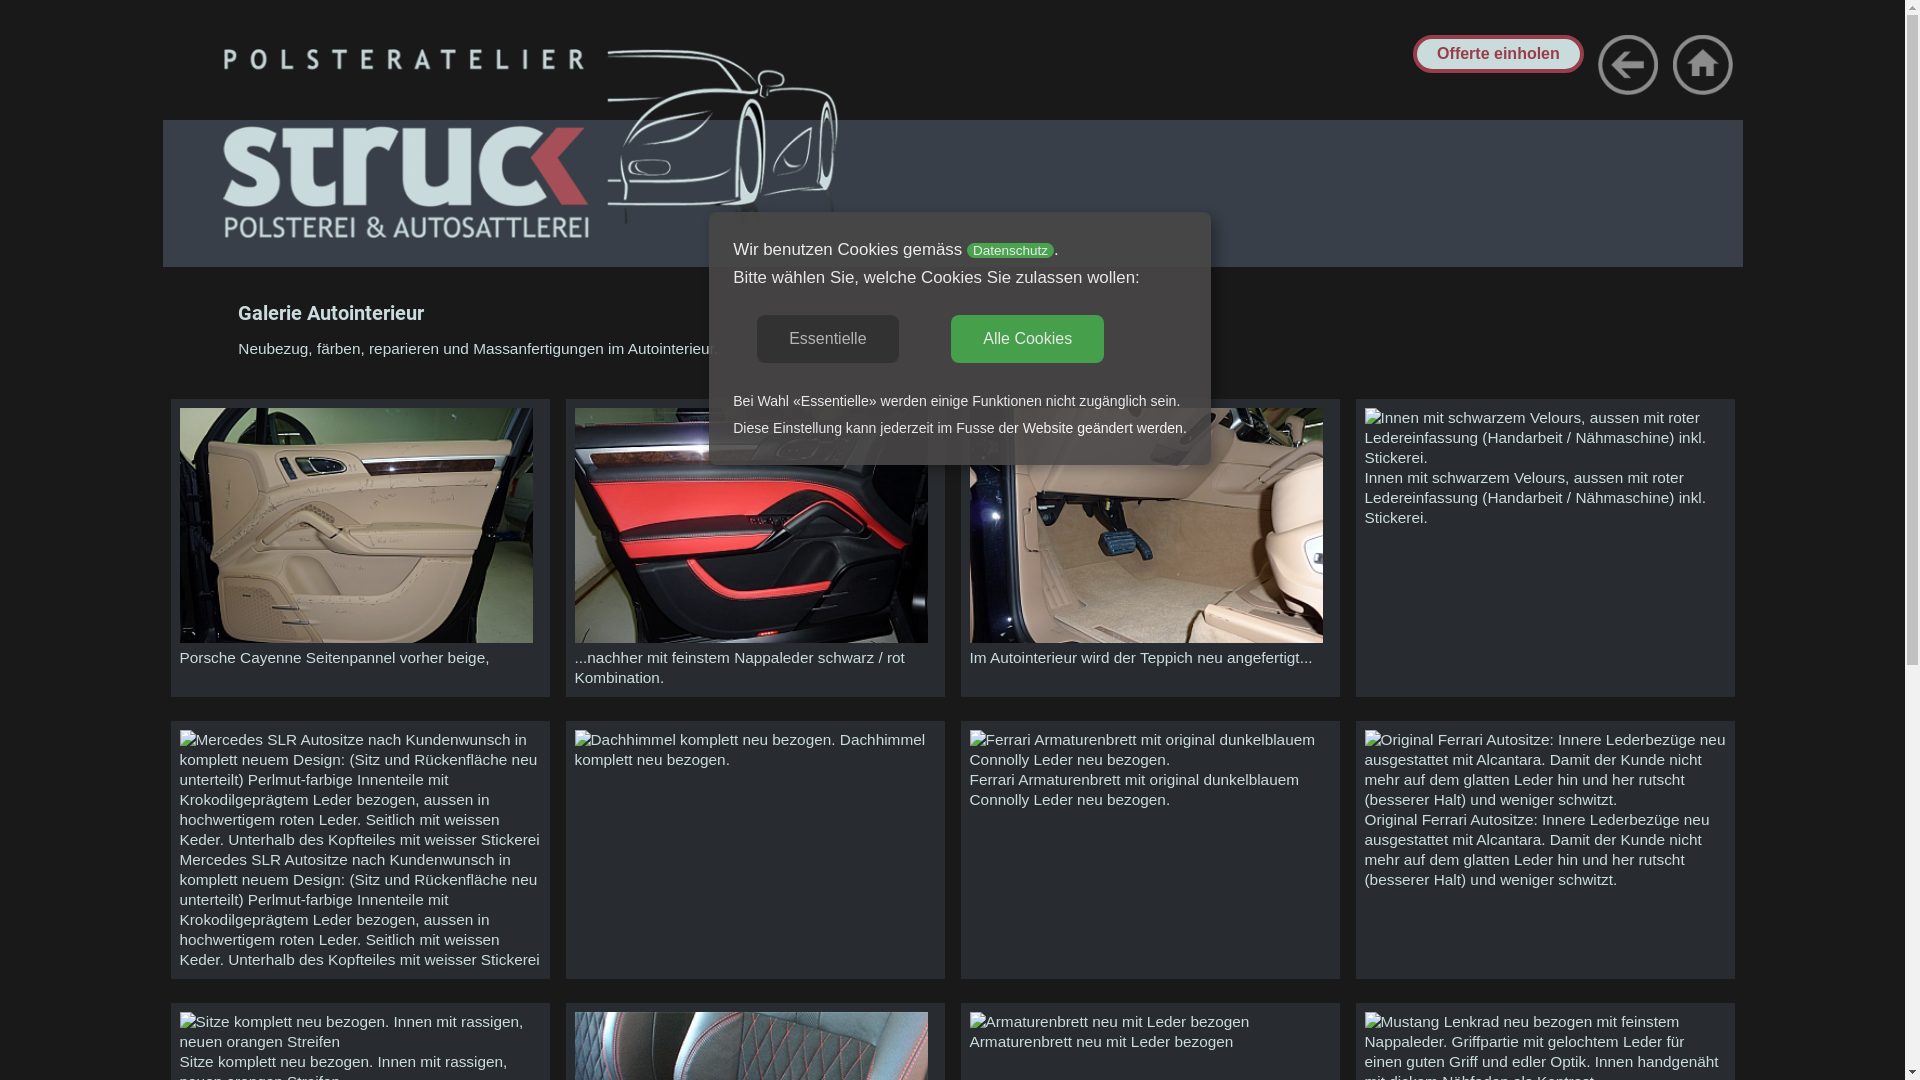  Describe the element at coordinates (356, 637) in the screenshot. I see `'Porsche Cayenne Seitenpannel vorher beige, ...'` at that location.